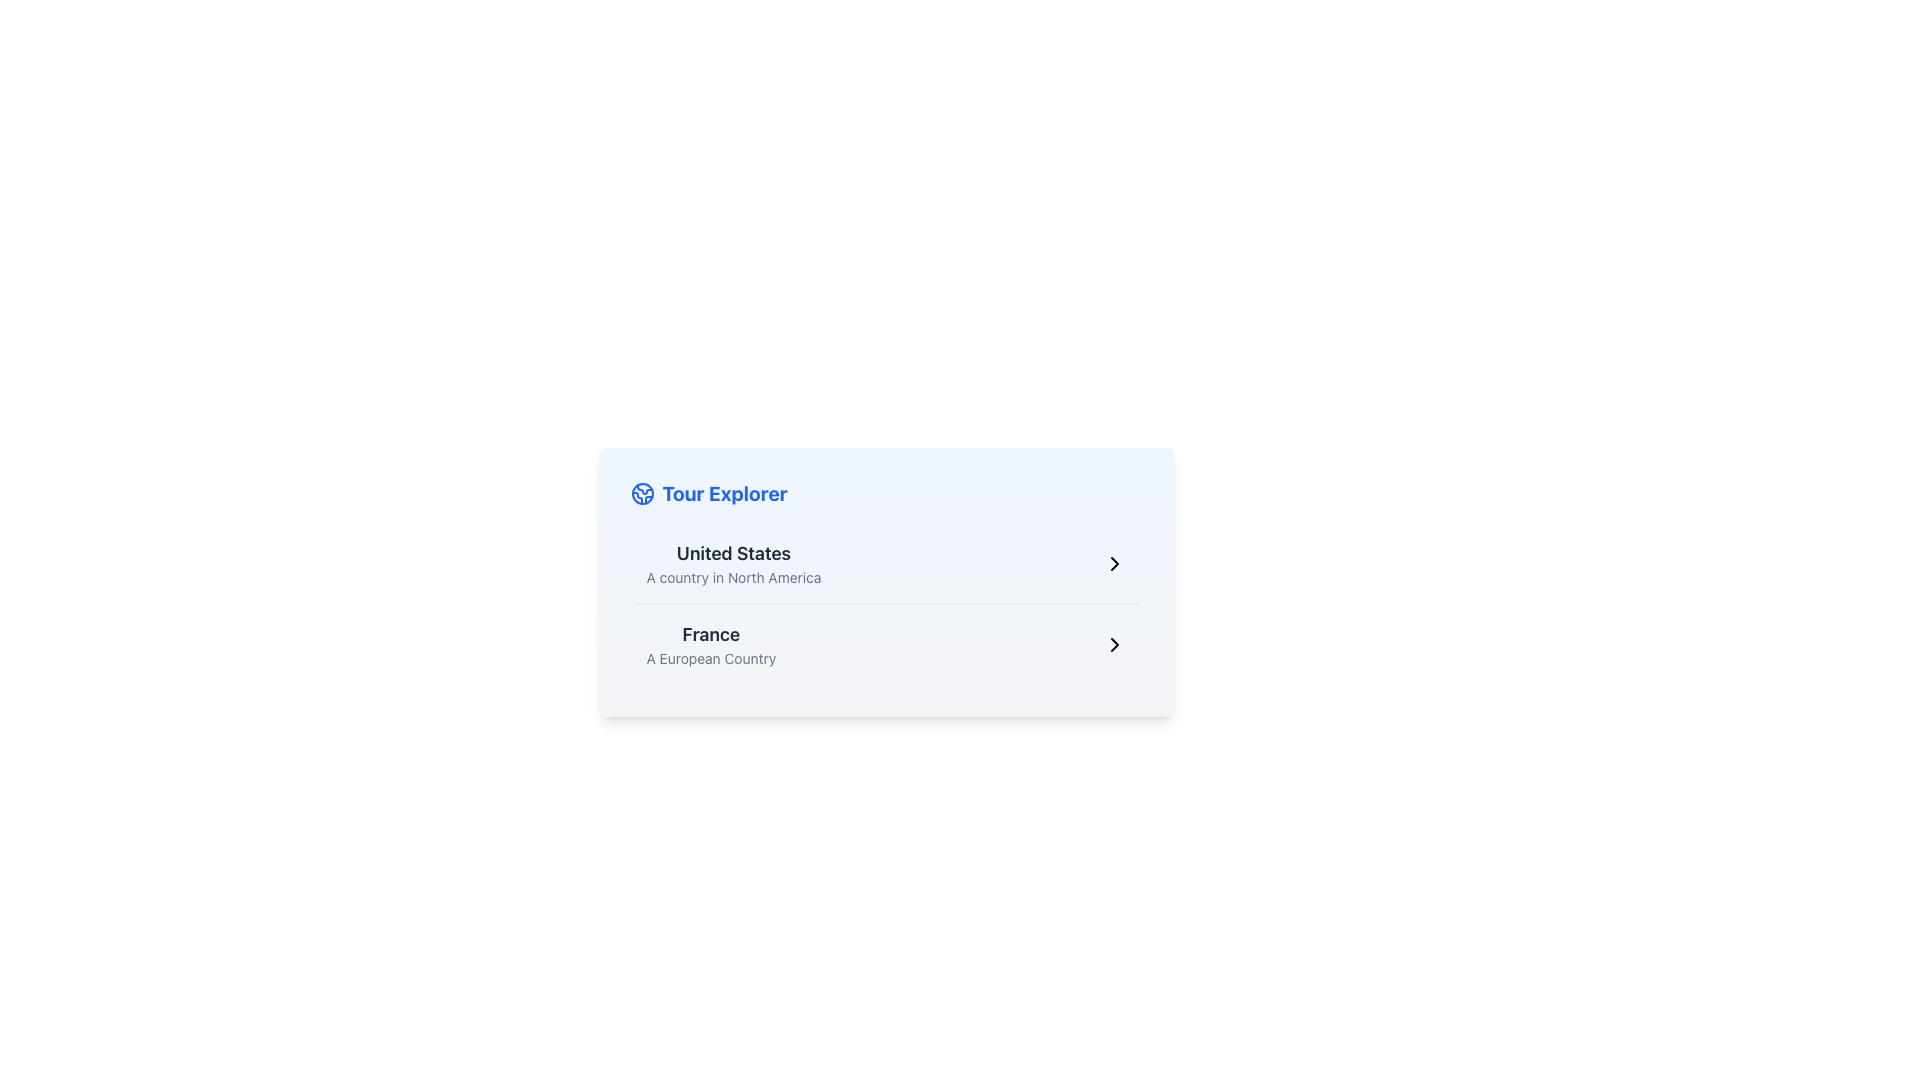  Describe the element at coordinates (733, 563) in the screenshot. I see `the descriptive label for 'United States', which is located below the 'Tour Explorer' heading and above the 'France' entry` at that location.